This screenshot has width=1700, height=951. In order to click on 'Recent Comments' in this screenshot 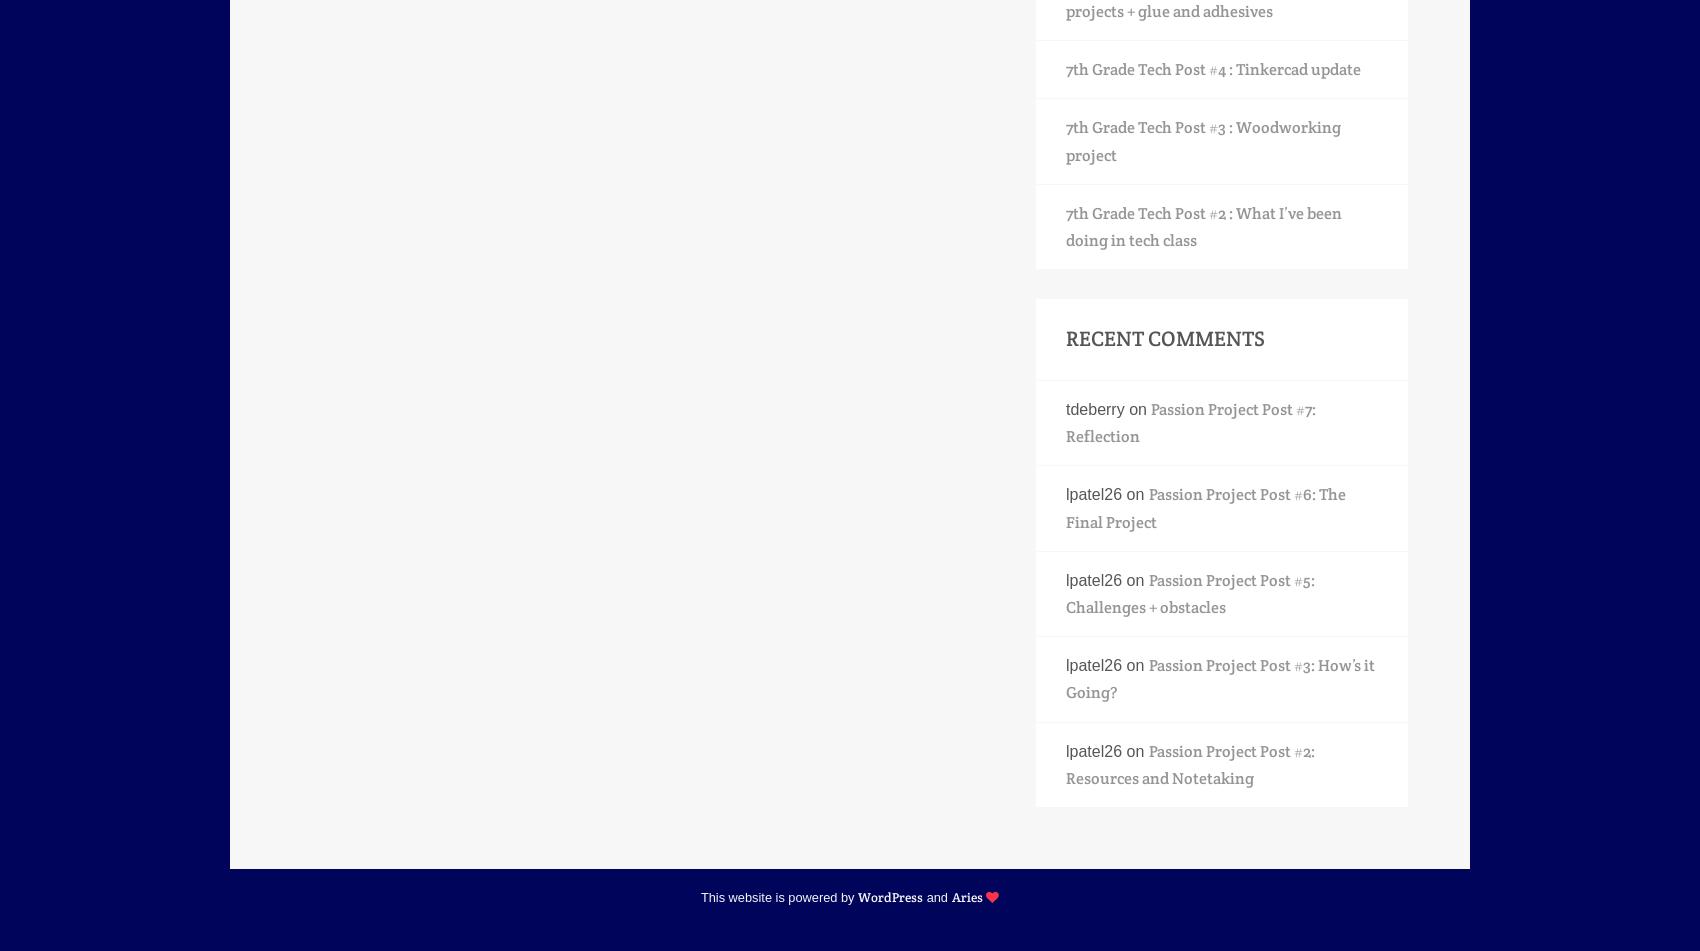, I will do `click(1066, 338)`.